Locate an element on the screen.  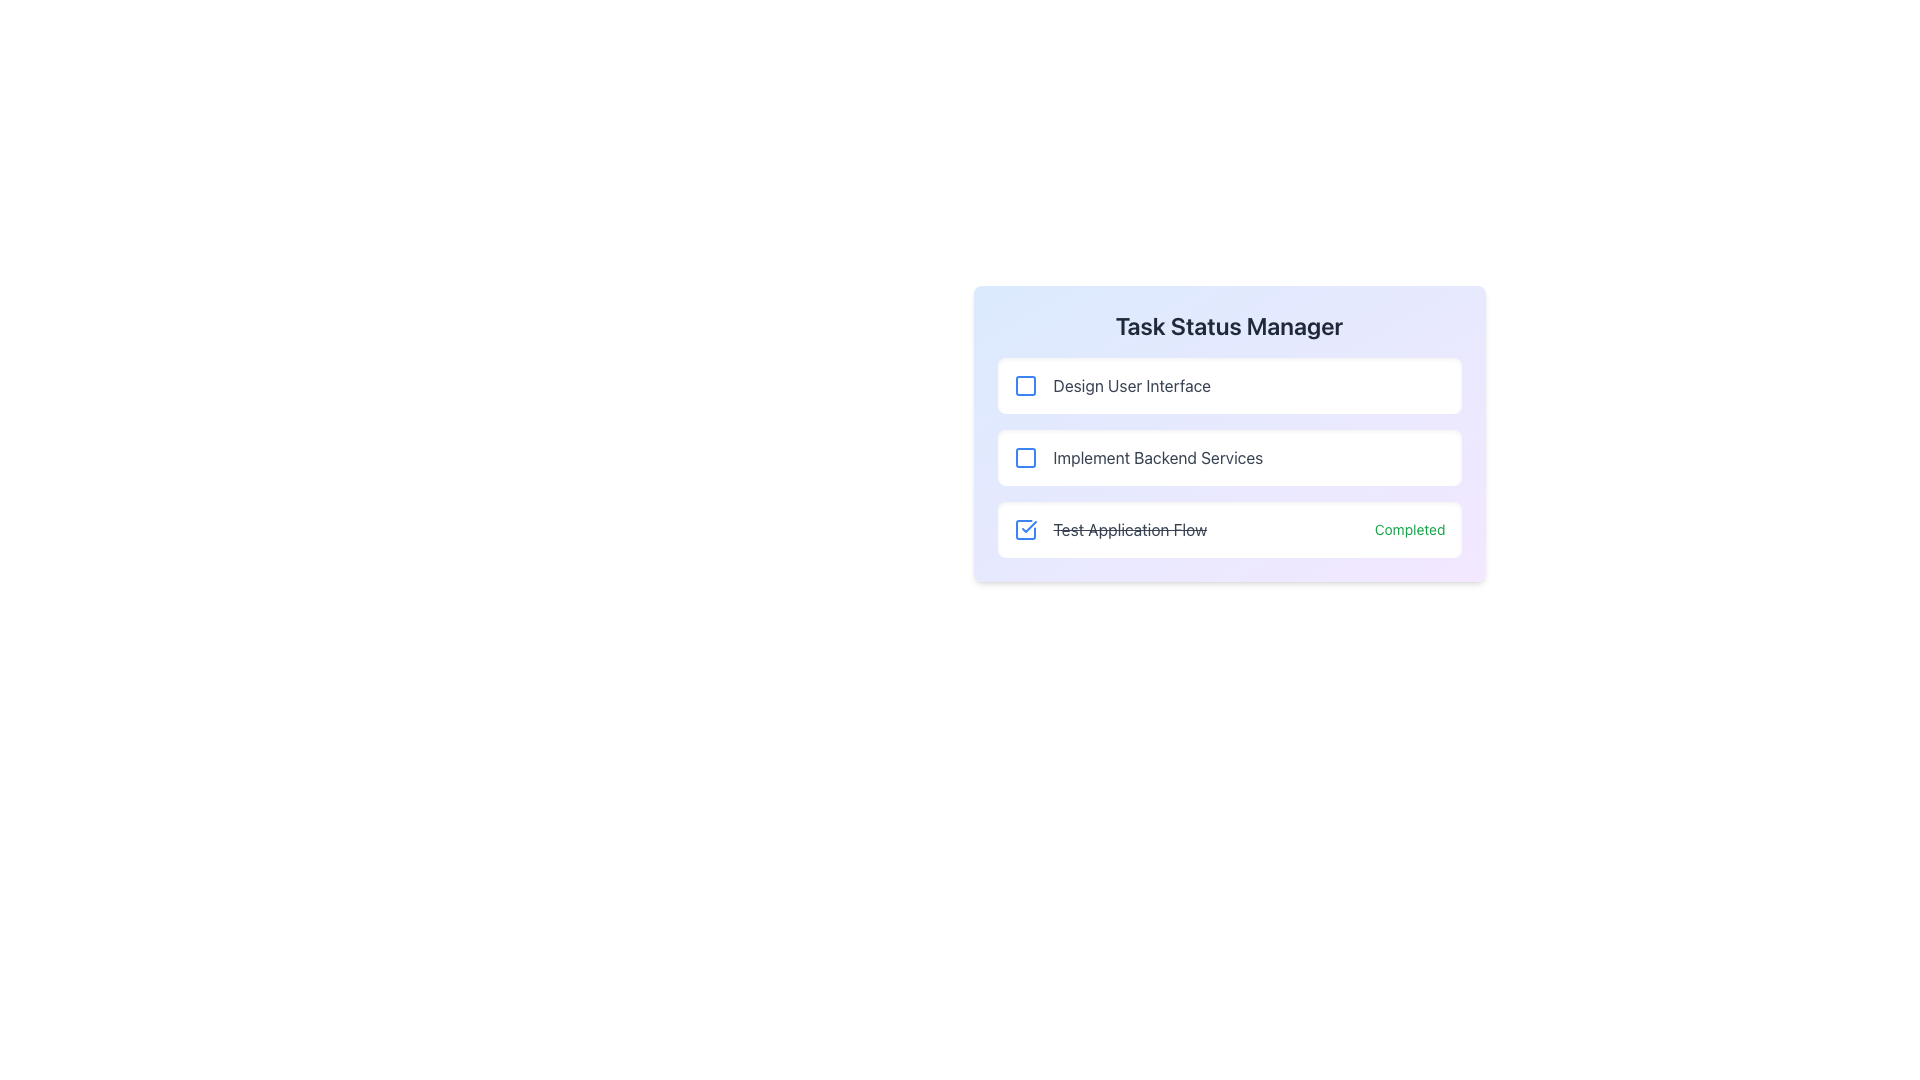
the checkbox icon located to the left of the text label 'Test Application Flow' in the third entry of the task list is located at coordinates (1025, 528).